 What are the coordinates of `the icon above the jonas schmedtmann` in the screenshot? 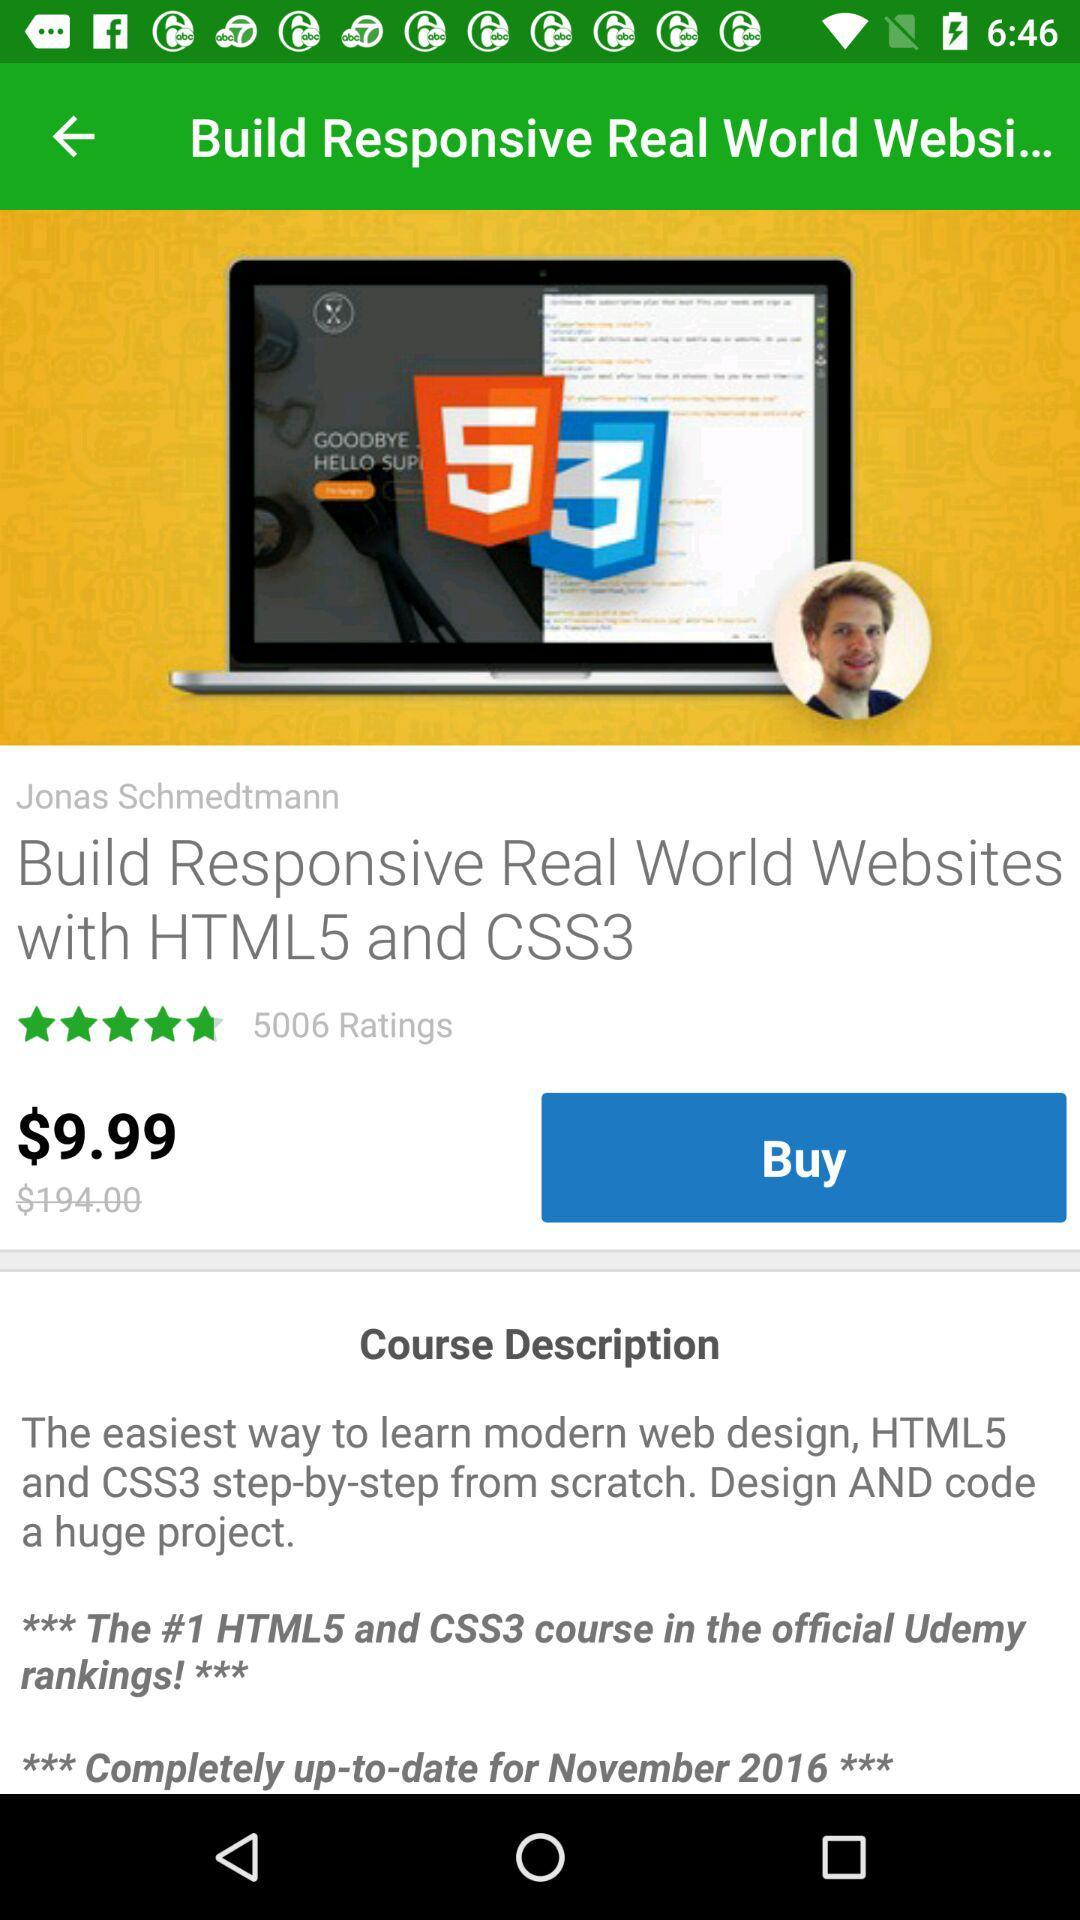 It's located at (540, 476).